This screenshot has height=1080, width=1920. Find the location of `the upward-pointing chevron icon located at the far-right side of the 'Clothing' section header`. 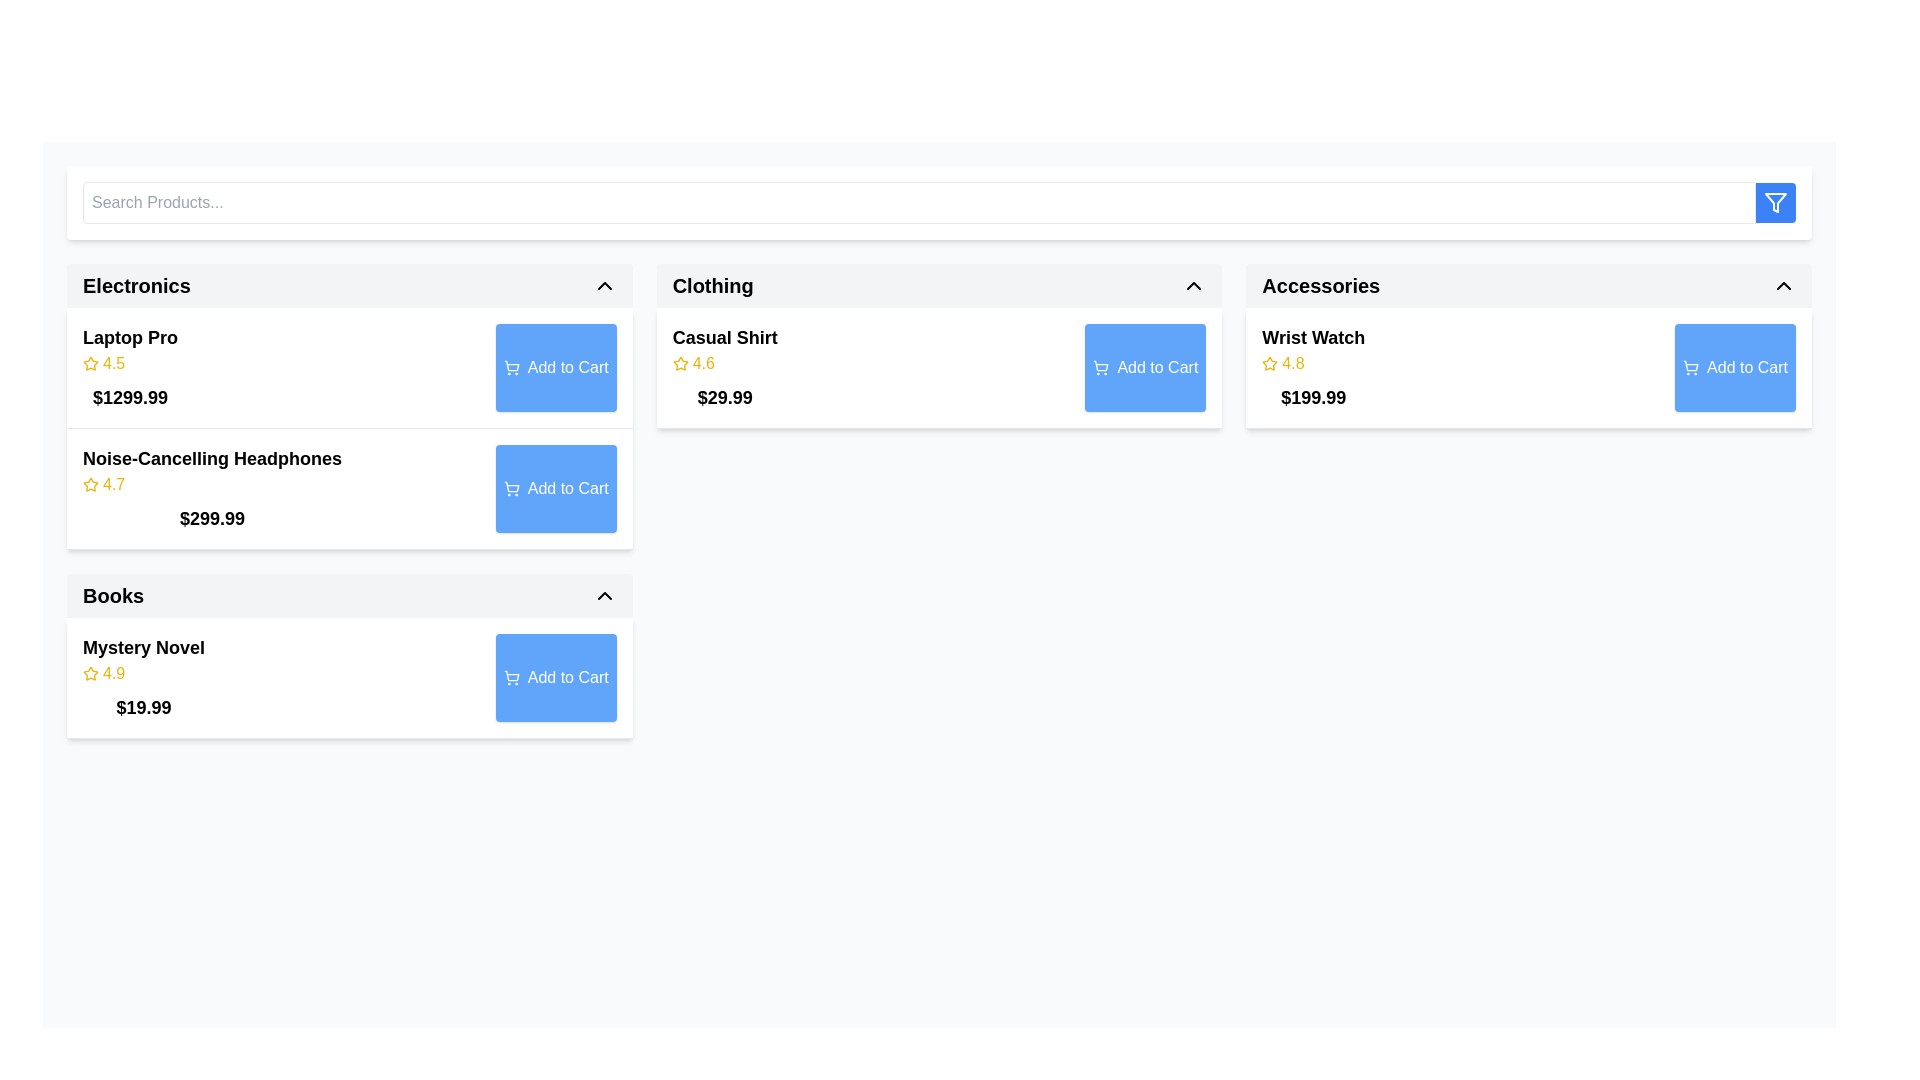

the upward-pointing chevron icon located at the far-right side of the 'Clothing' section header is located at coordinates (1194, 285).